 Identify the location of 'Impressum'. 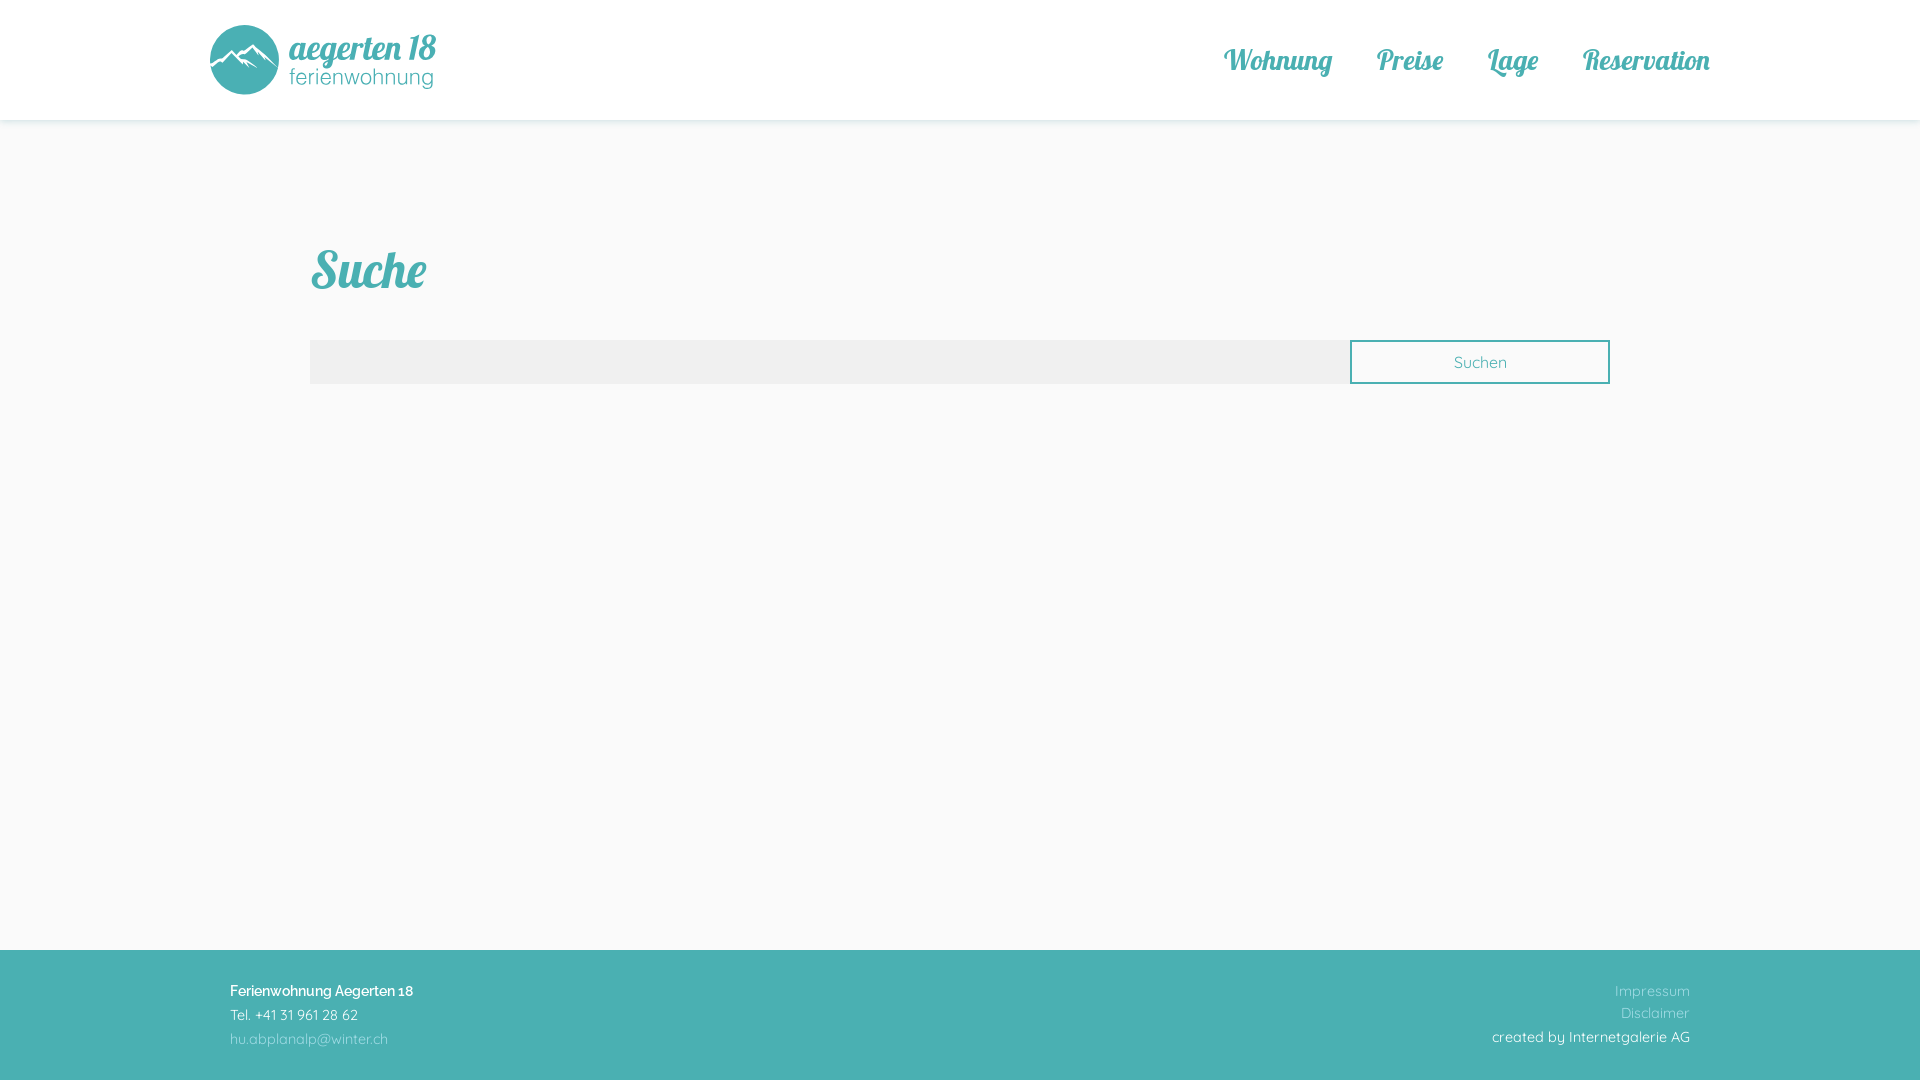
(1652, 991).